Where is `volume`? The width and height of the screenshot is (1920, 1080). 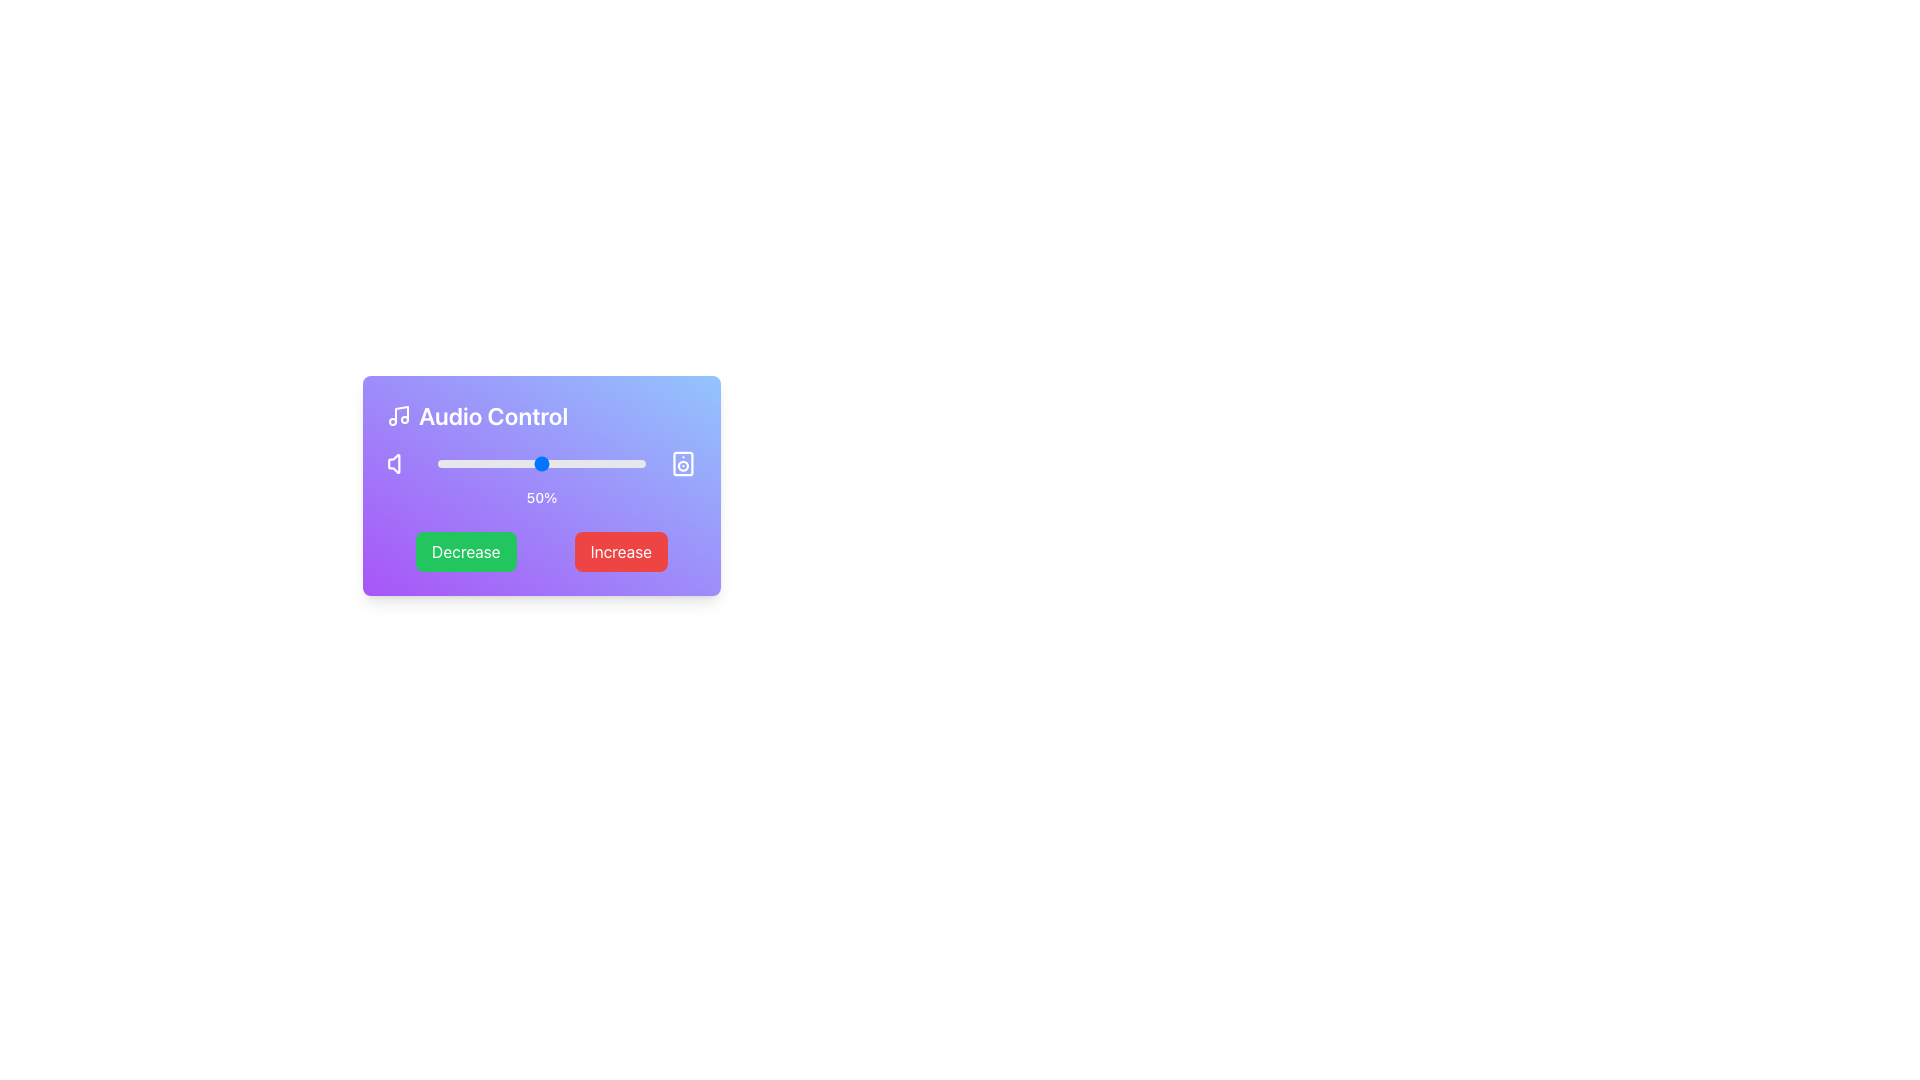
volume is located at coordinates (572, 463).